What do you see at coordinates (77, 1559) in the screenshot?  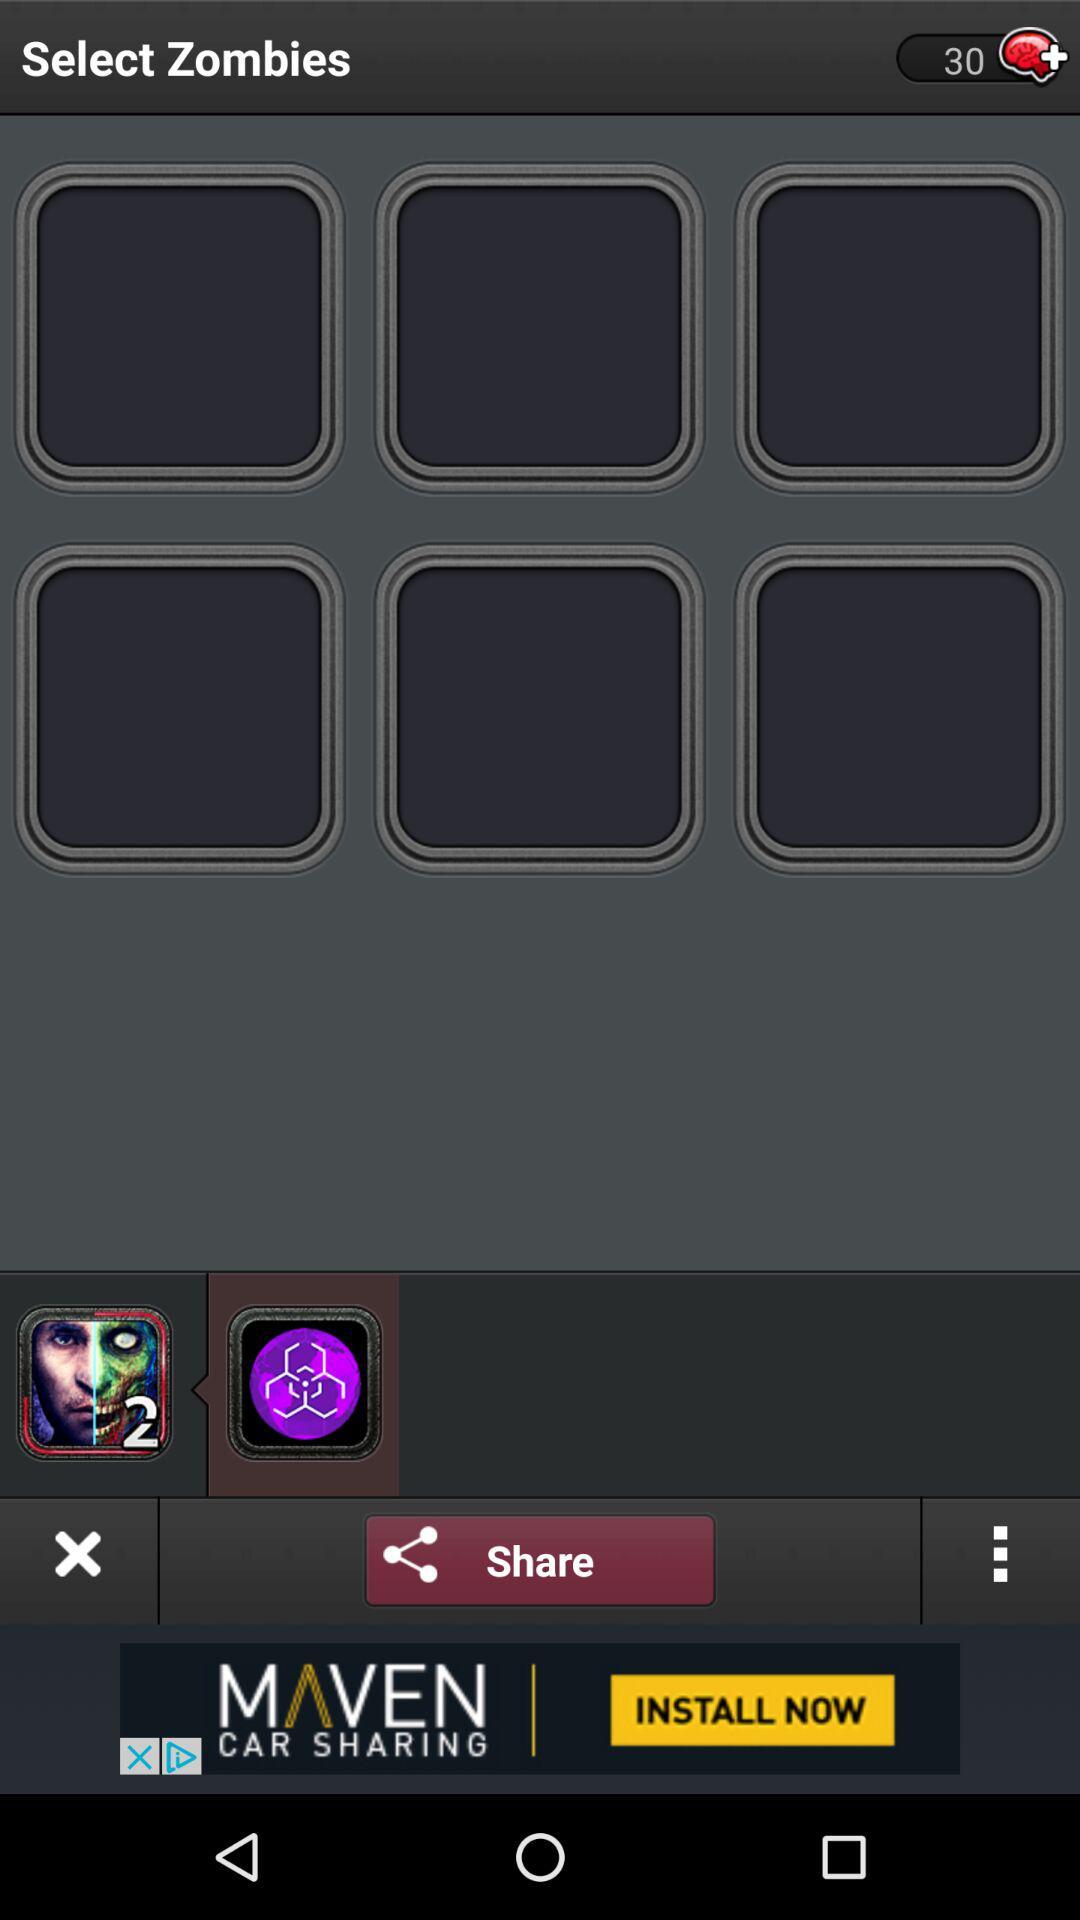 I see `close` at bounding box center [77, 1559].